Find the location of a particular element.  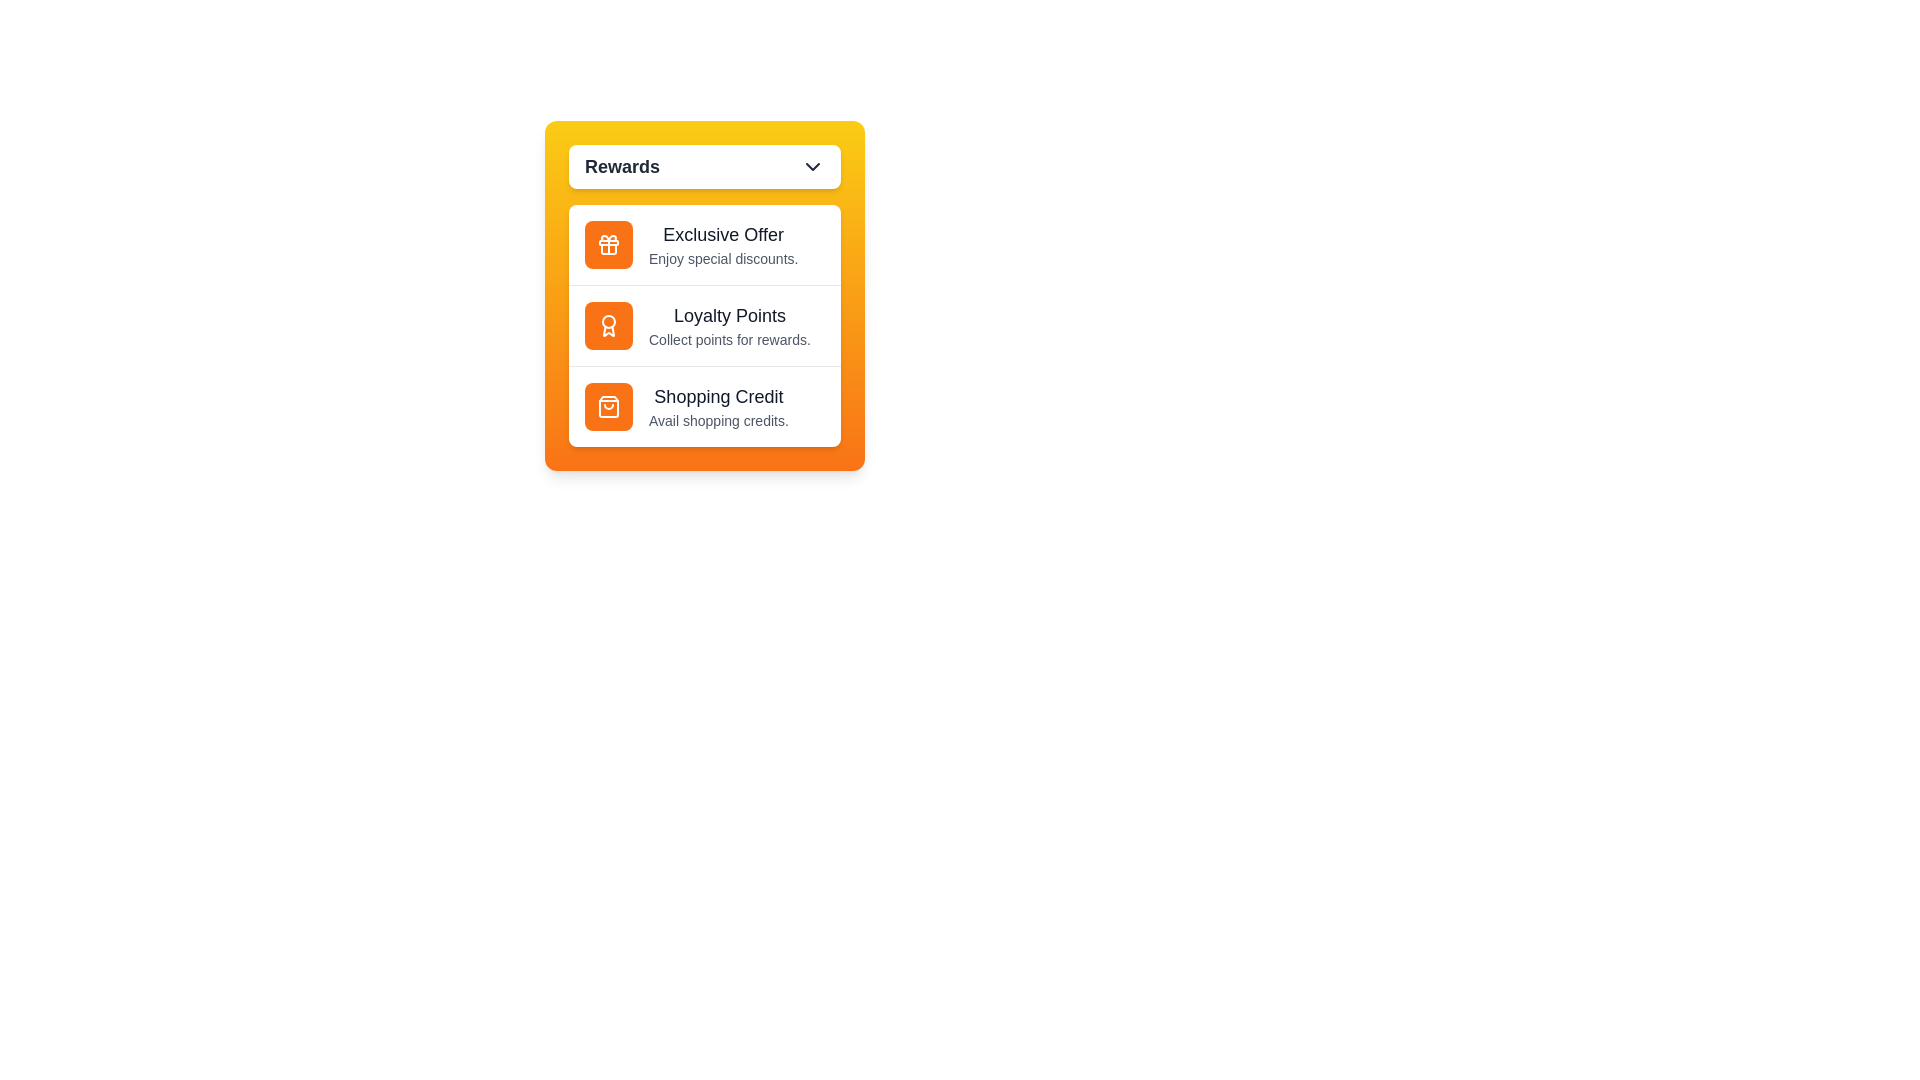

the chevron icon pointing downward, which indicates the expandable menu for the 'Rewards' section, using keyboard navigation is located at coordinates (812, 165).